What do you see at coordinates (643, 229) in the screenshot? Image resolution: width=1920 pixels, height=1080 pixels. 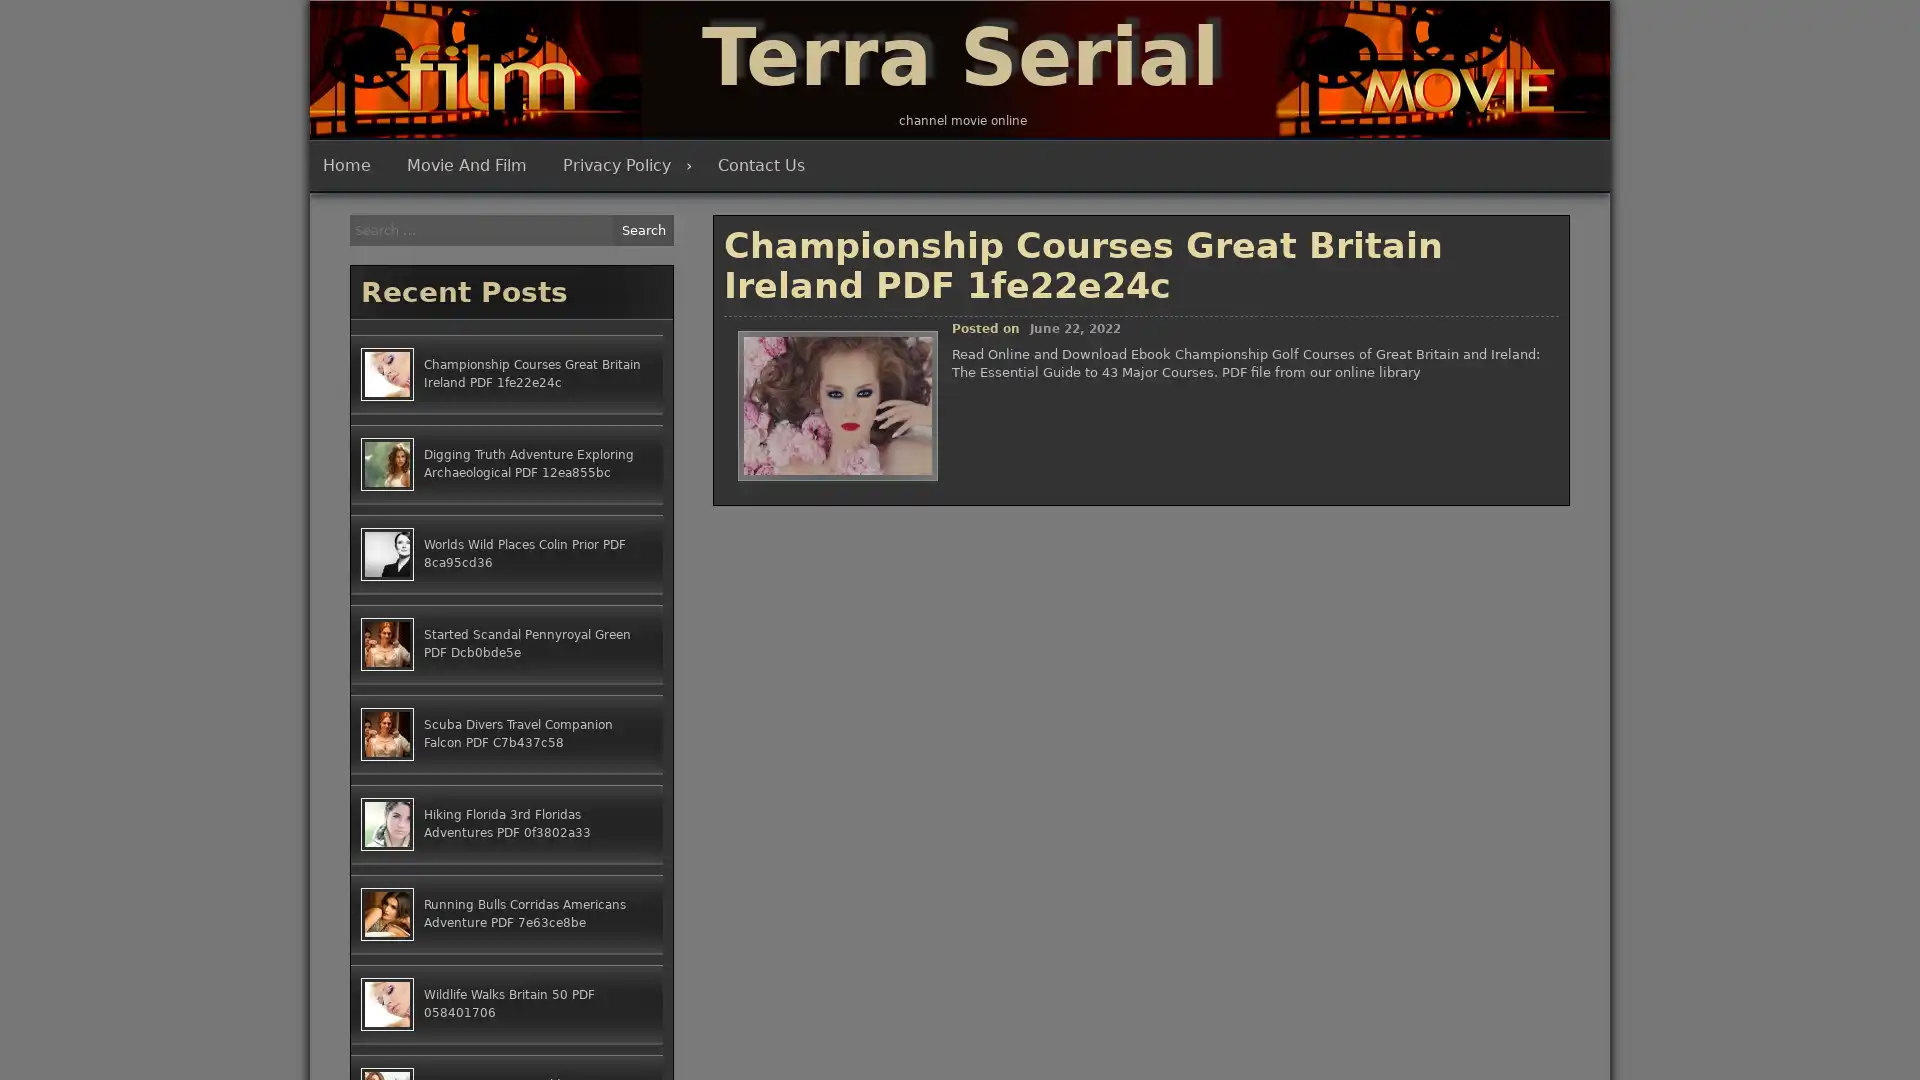 I see `Search` at bounding box center [643, 229].